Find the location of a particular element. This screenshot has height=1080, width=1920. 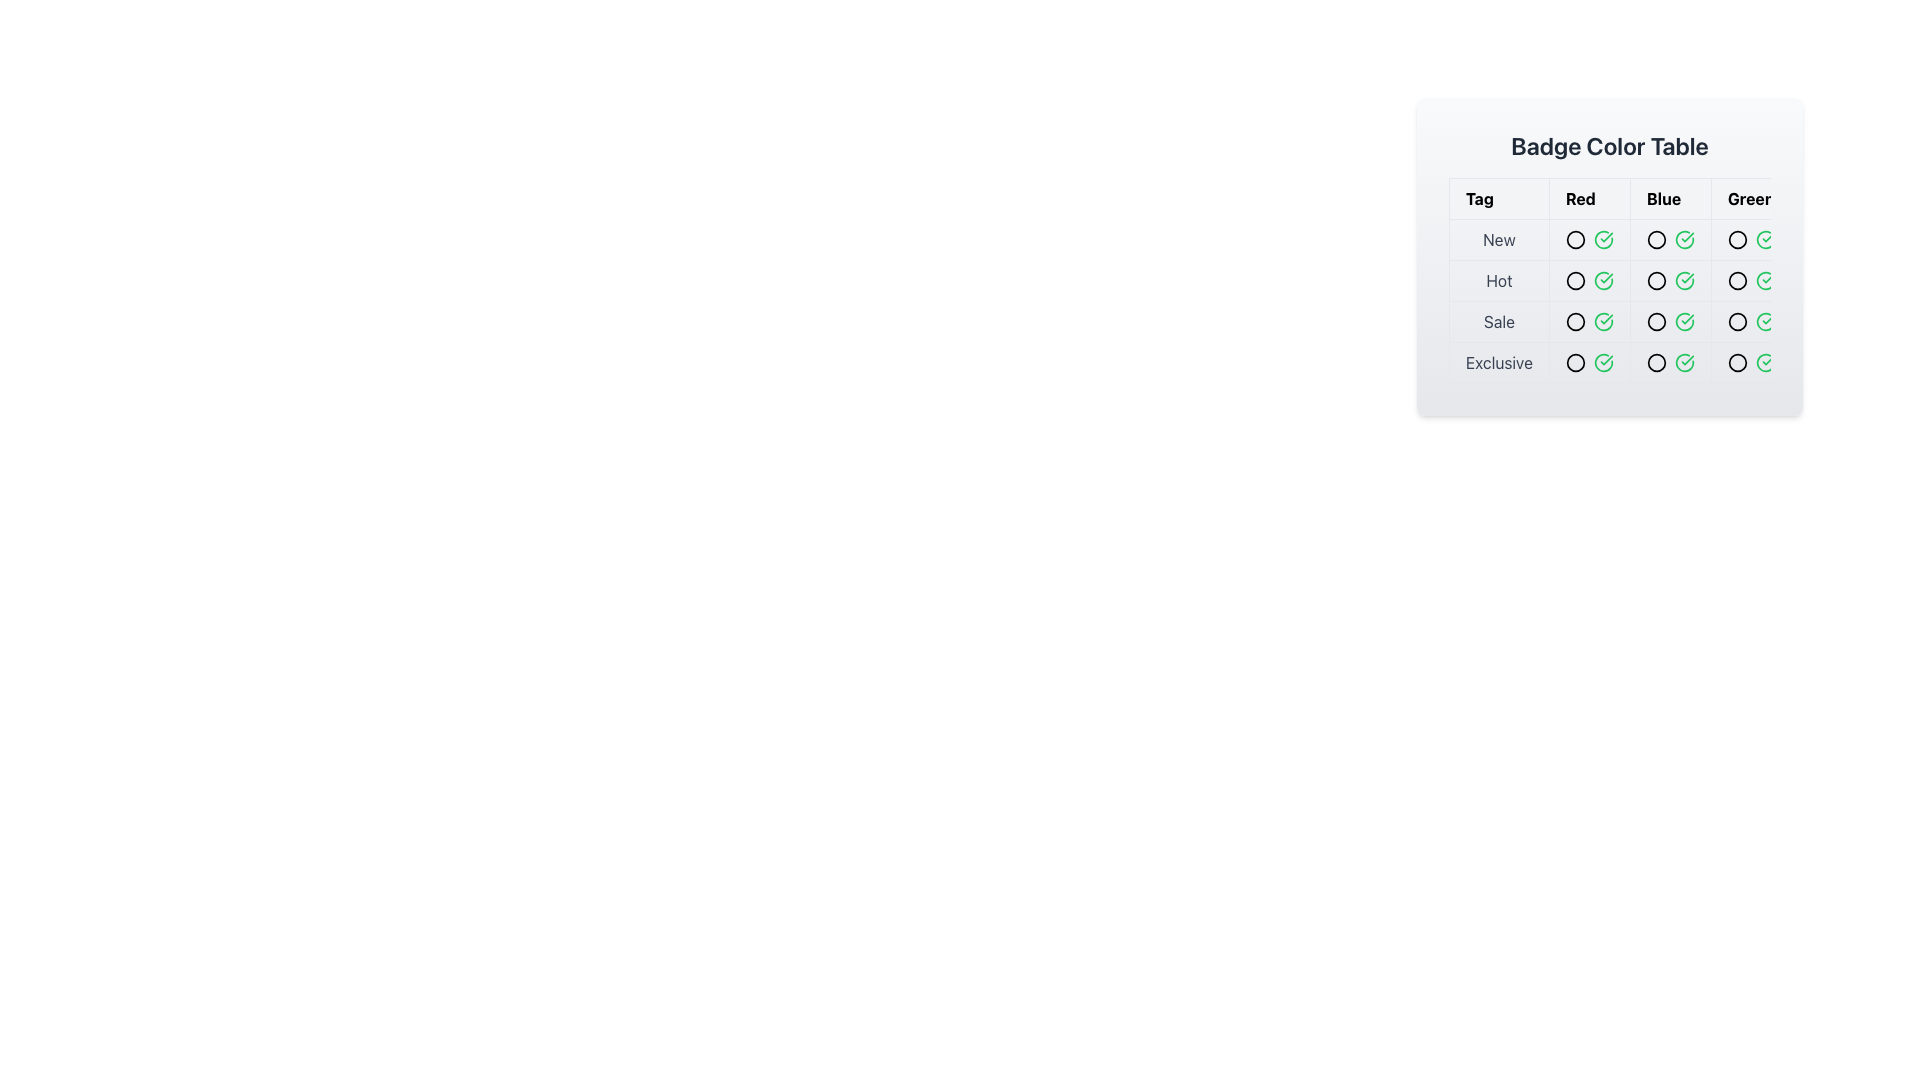

the Decorative icon with a green border located in the last column of the second row in the 'Badge Color Table' is located at coordinates (1736, 281).